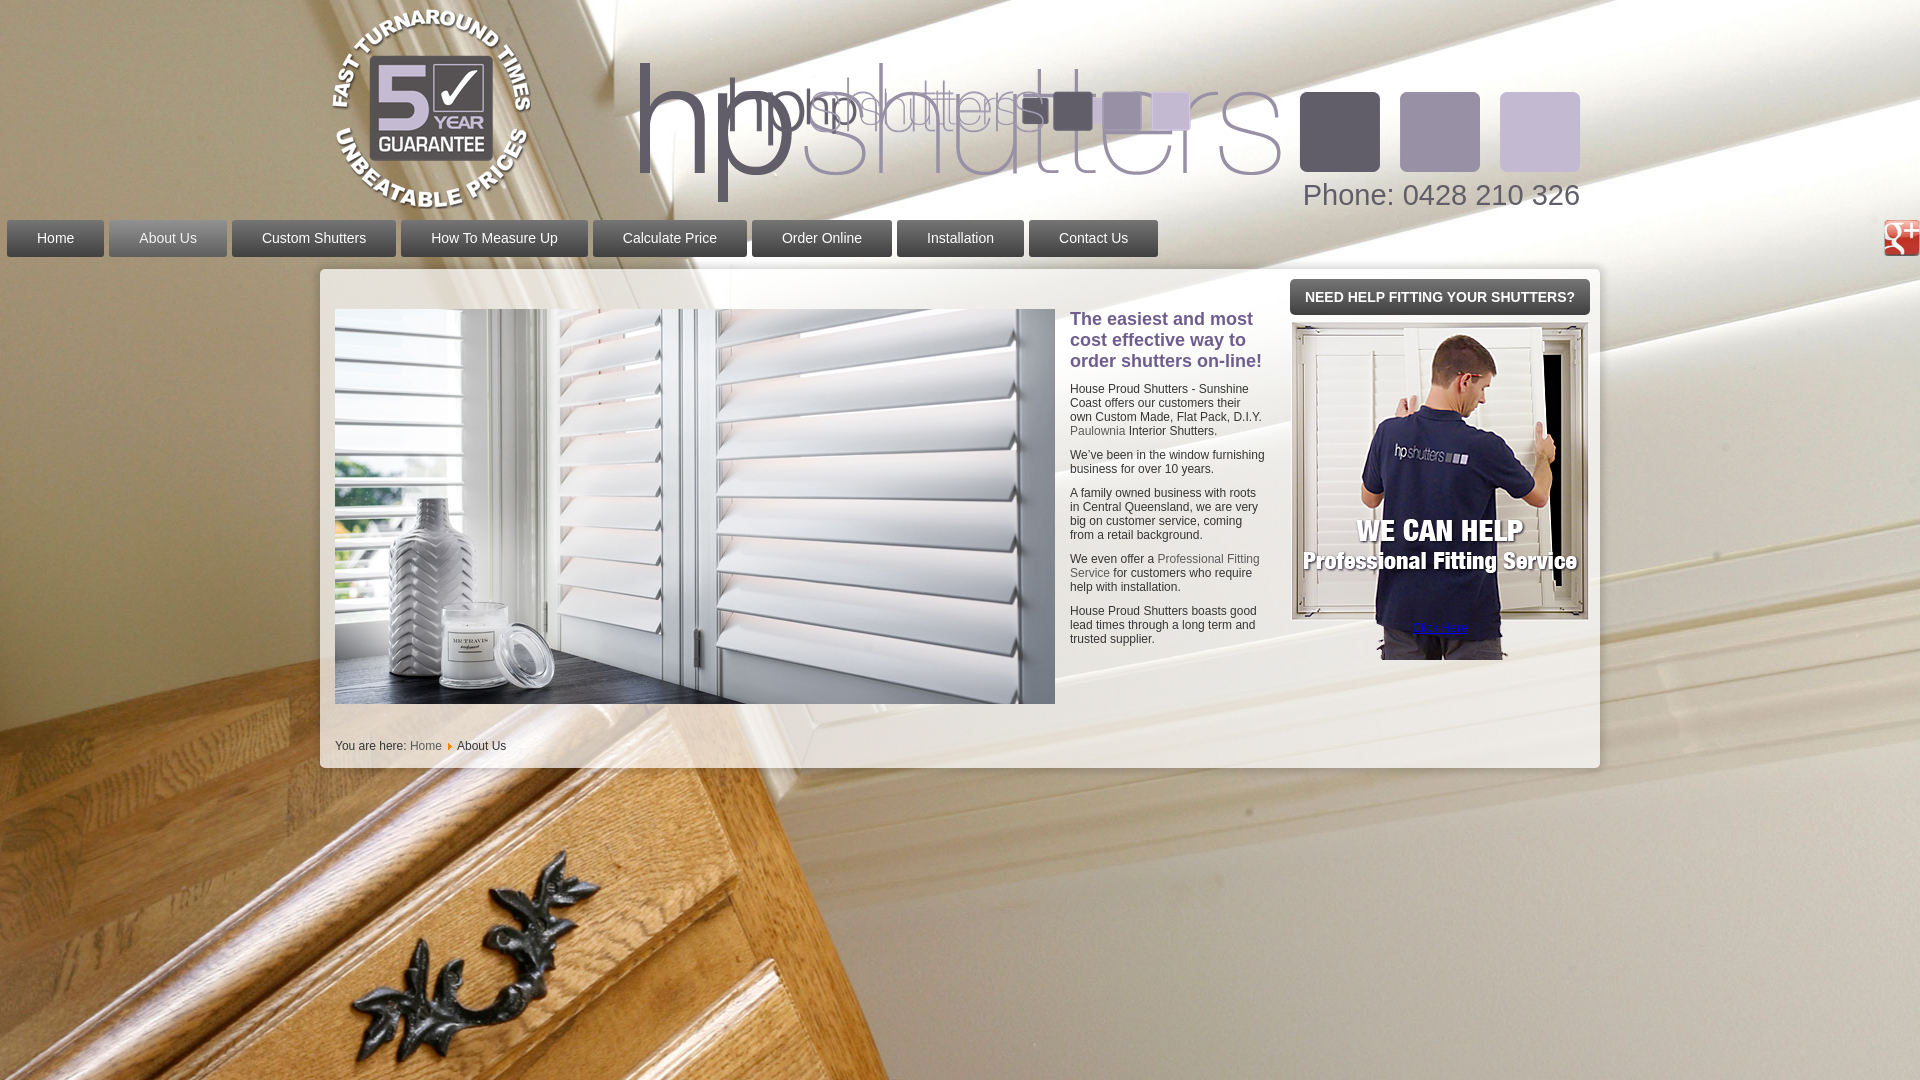 The height and width of the screenshot is (1080, 1920). I want to click on 'How To Measure Up', so click(400, 237).